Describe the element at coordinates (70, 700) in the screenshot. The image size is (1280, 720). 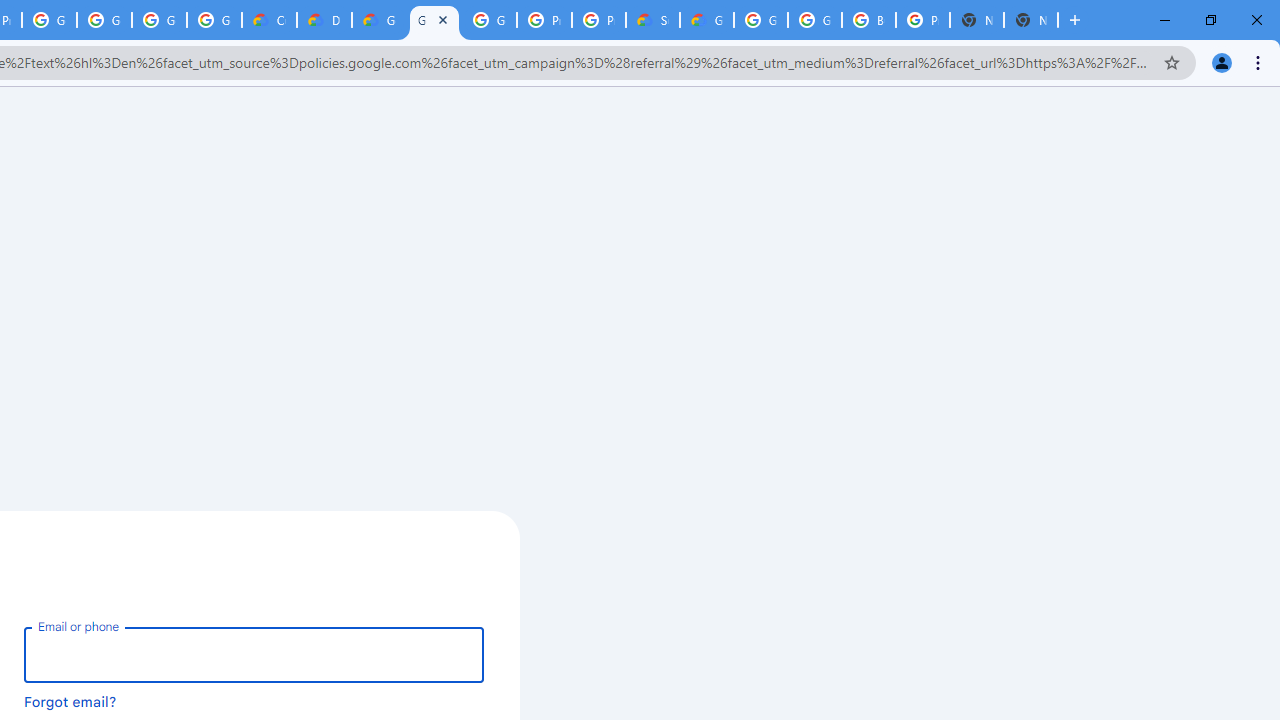
I see `'Forgot email?'` at that location.